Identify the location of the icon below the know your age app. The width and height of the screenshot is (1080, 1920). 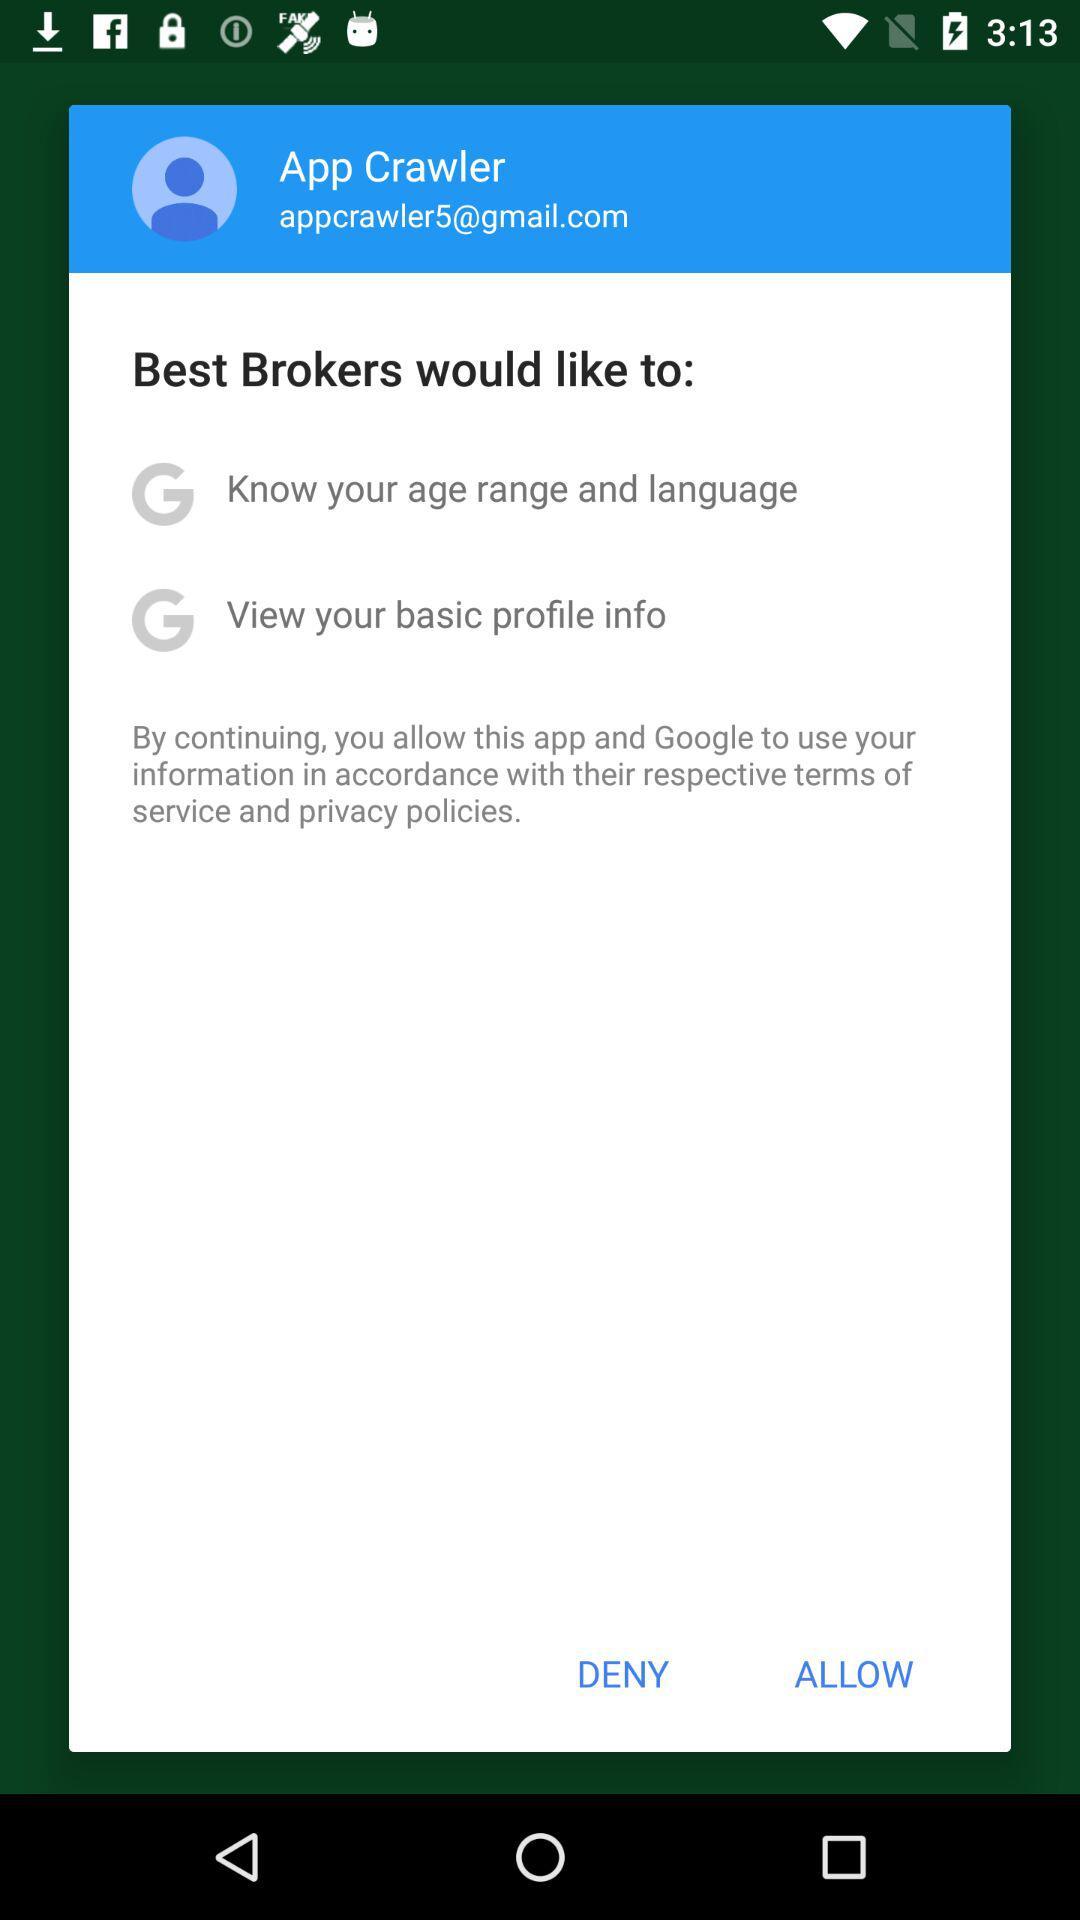
(445, 612).